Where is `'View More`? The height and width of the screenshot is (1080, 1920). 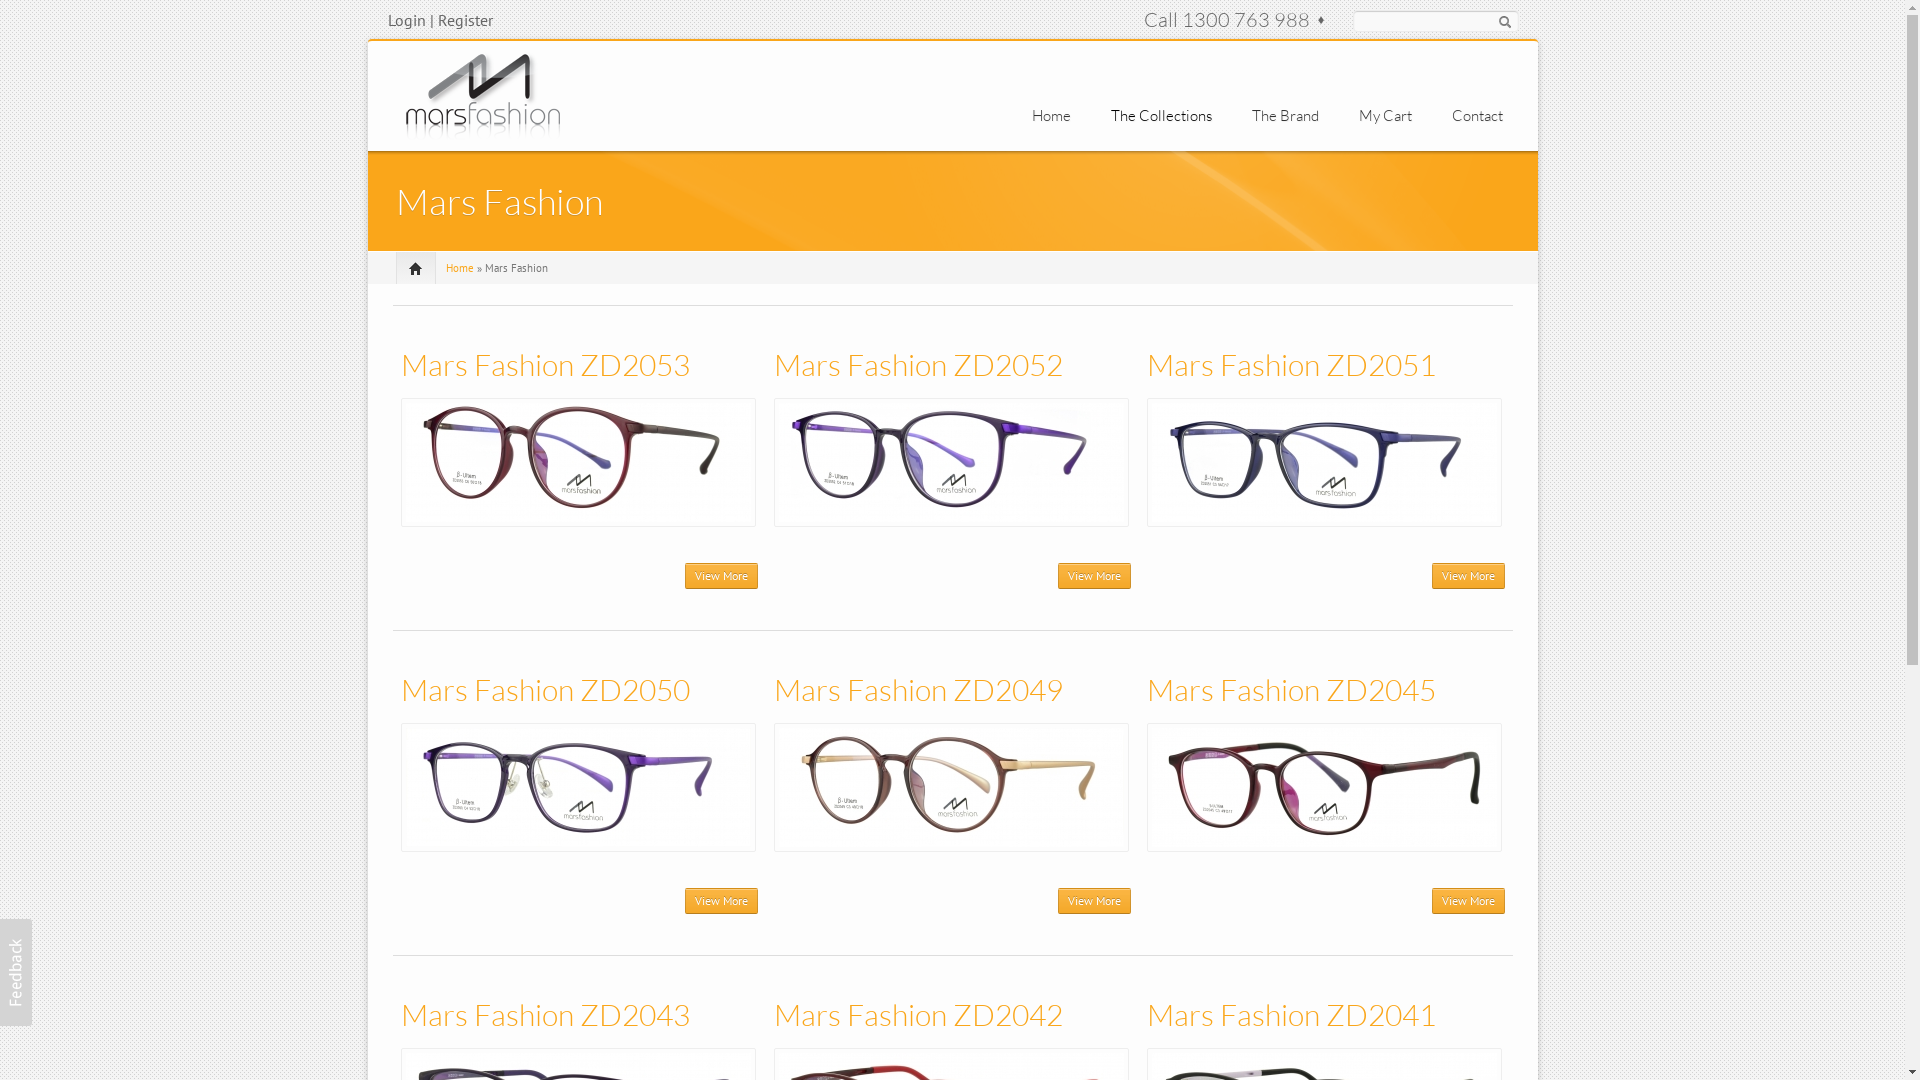
'View More is located at coordinates (720, 575).